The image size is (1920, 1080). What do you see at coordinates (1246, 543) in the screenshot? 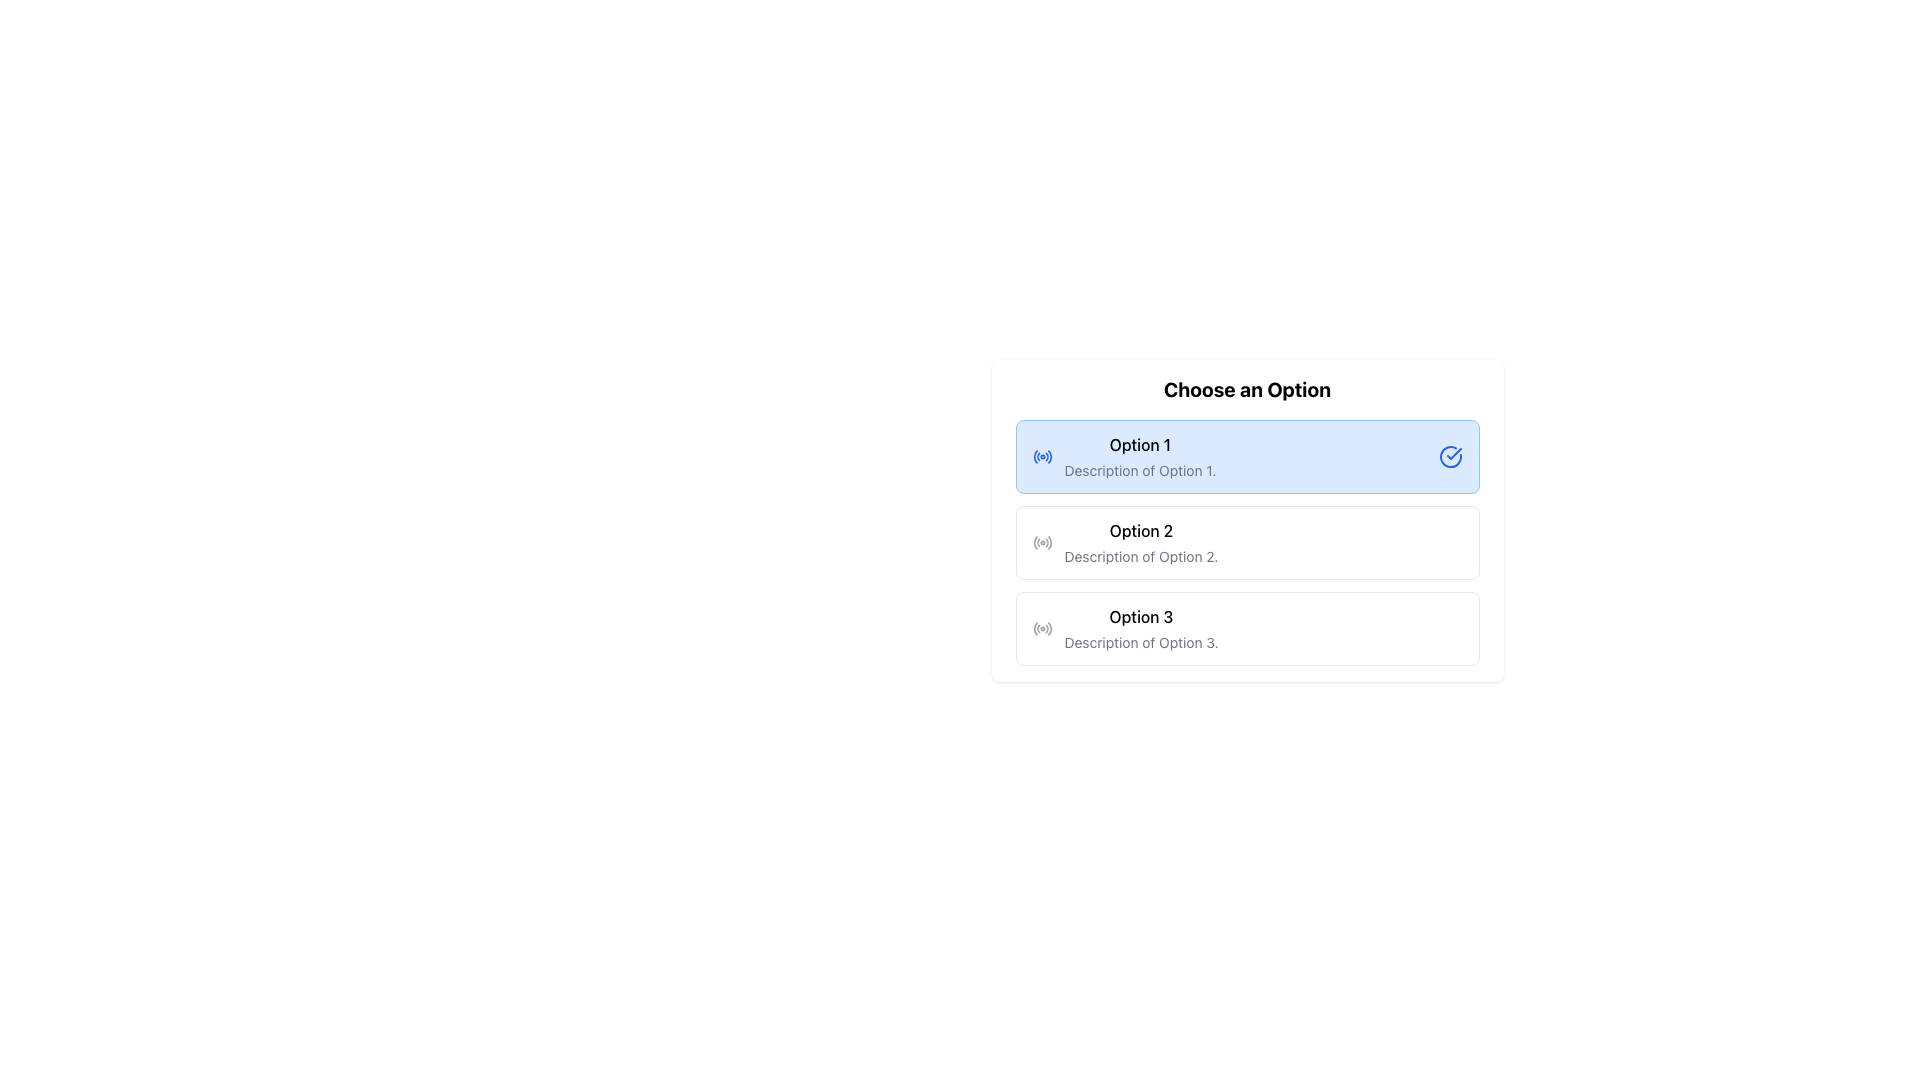
I see `the selectable option panel labeled 'Option 2' to observe hover effects` at bounding box center [1246, 543].